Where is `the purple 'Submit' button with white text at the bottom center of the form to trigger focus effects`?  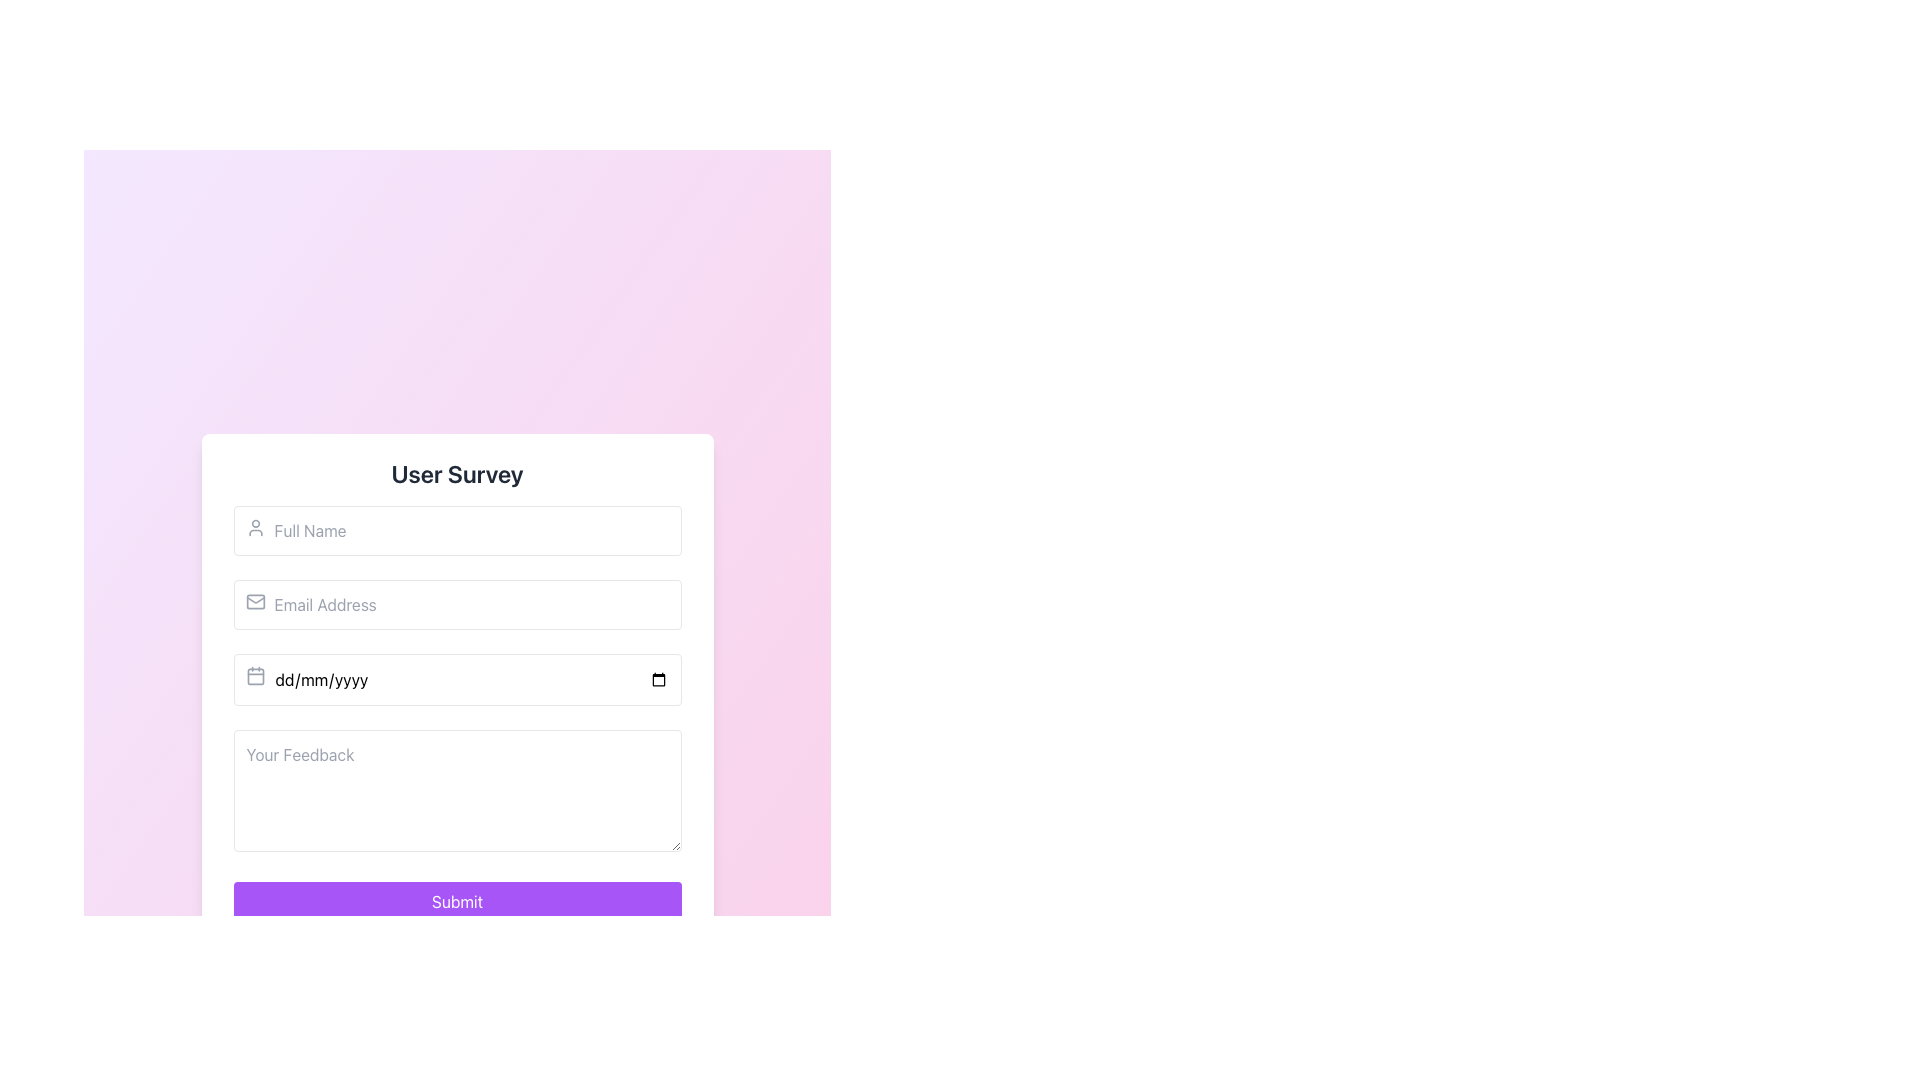
the purple 'Submit' button with white text at the bottom center of the form to trigger focus effects is located at coordinates (456, 902).